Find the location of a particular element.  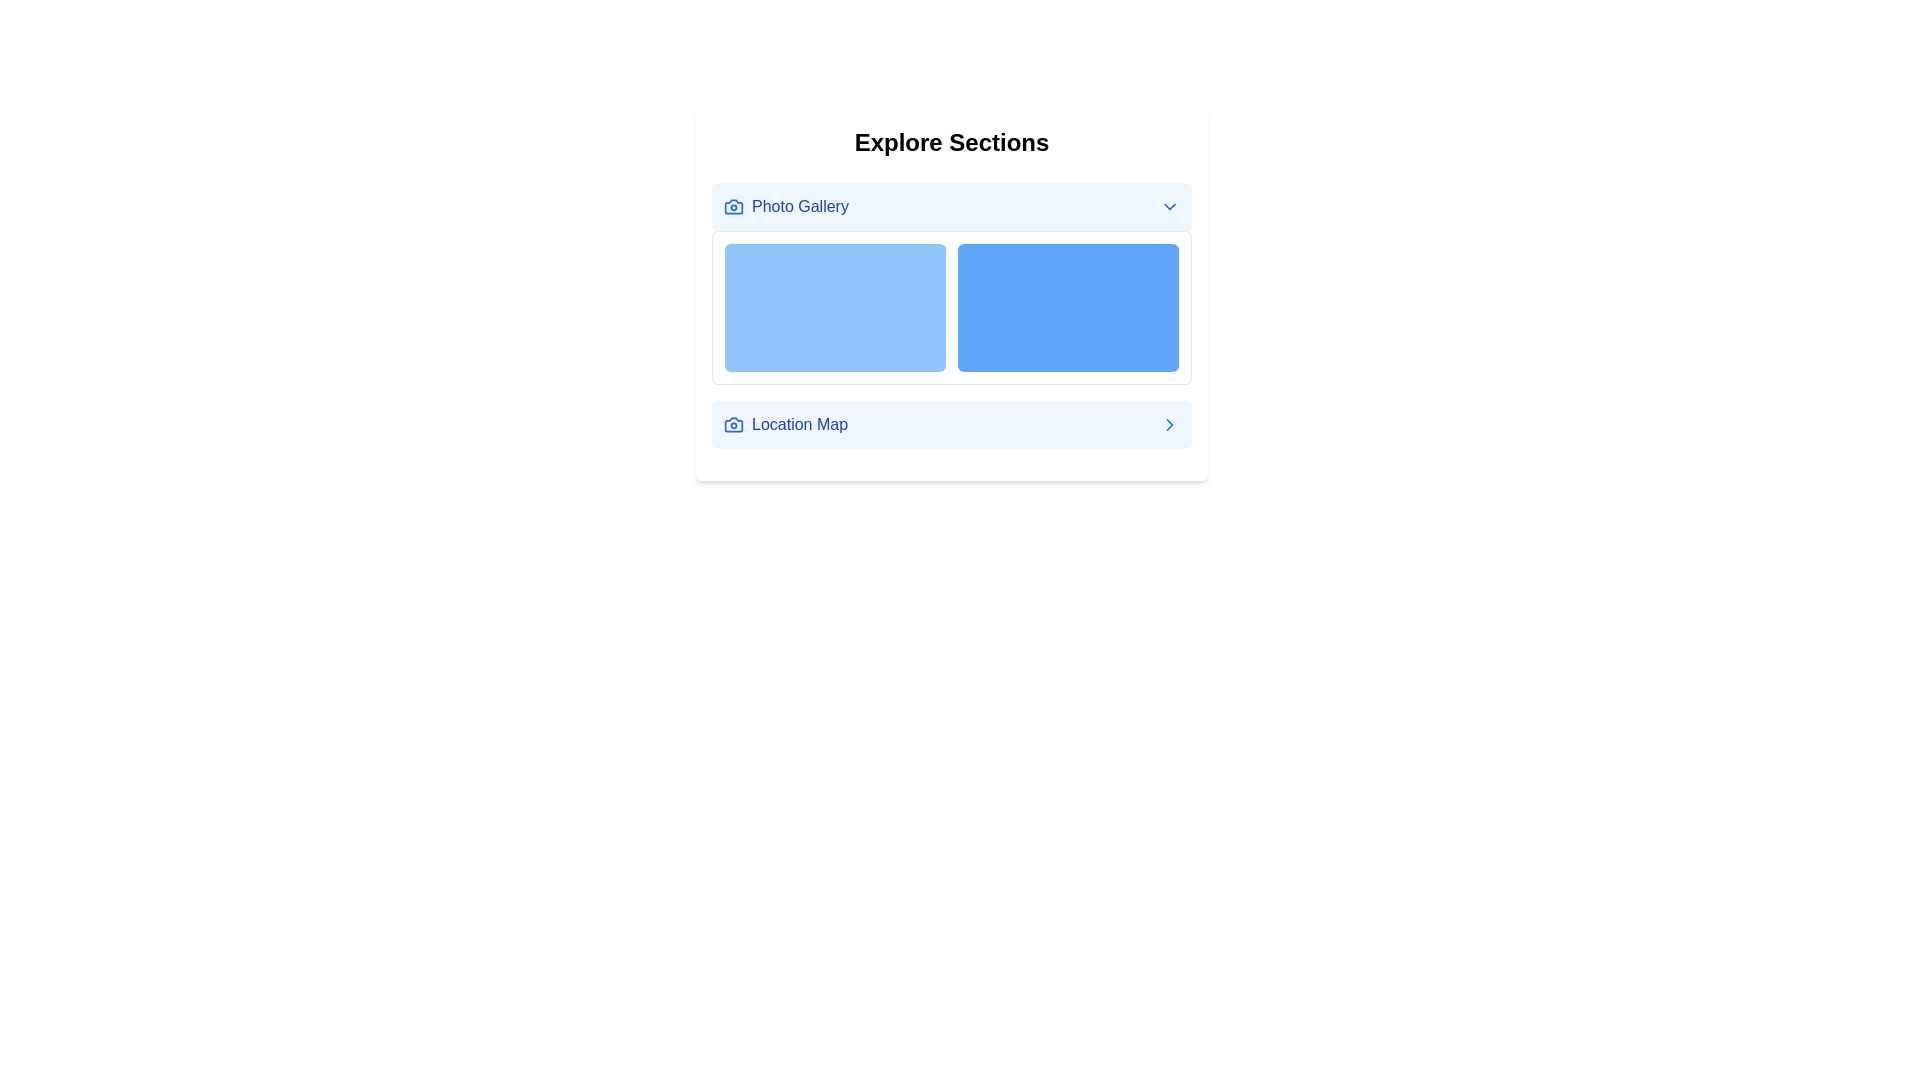

the blue camera icon located at the beginning of the 'Location Map' section, adjacent to its text label, as a visual indicator is located at coordinates (733, 207).